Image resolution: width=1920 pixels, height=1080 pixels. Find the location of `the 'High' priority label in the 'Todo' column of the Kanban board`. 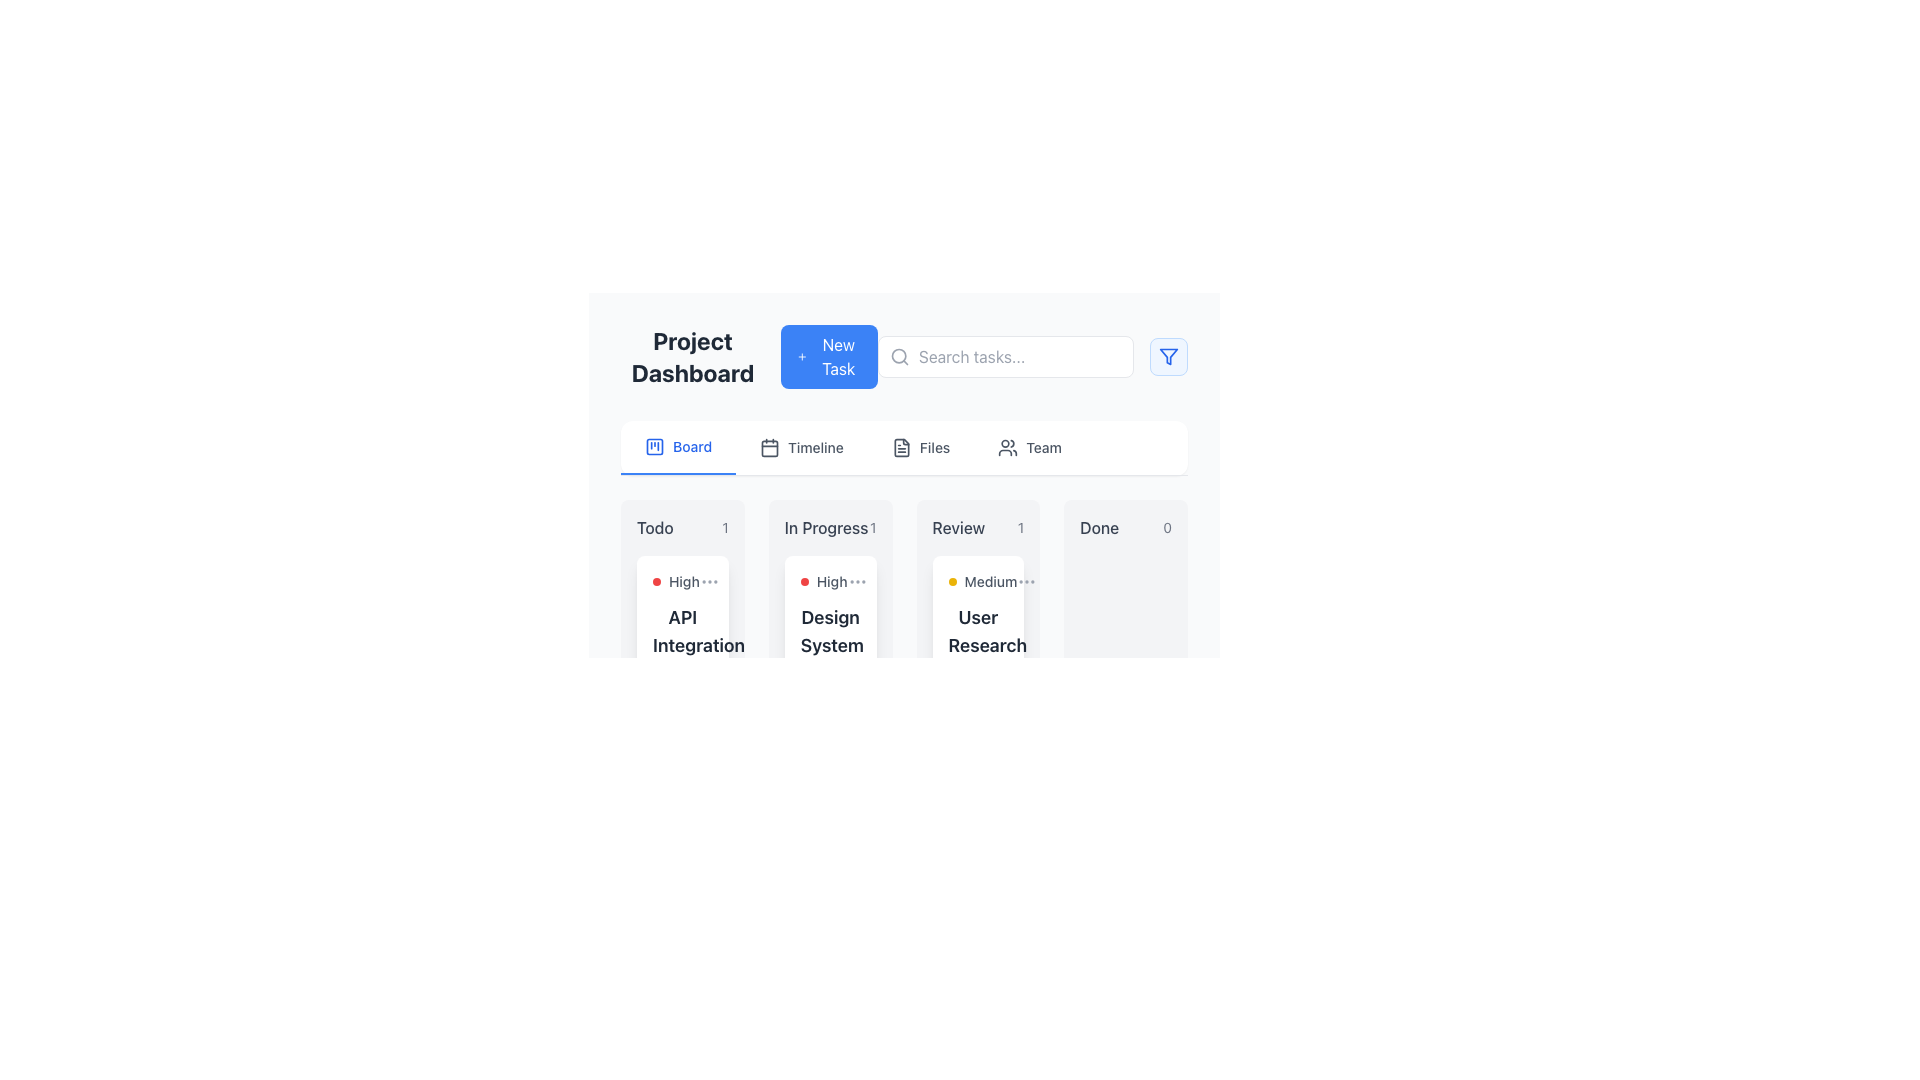

the 'High' priority label in the 'Todo' column of the Kanban board is located at coordinates (676, 582).